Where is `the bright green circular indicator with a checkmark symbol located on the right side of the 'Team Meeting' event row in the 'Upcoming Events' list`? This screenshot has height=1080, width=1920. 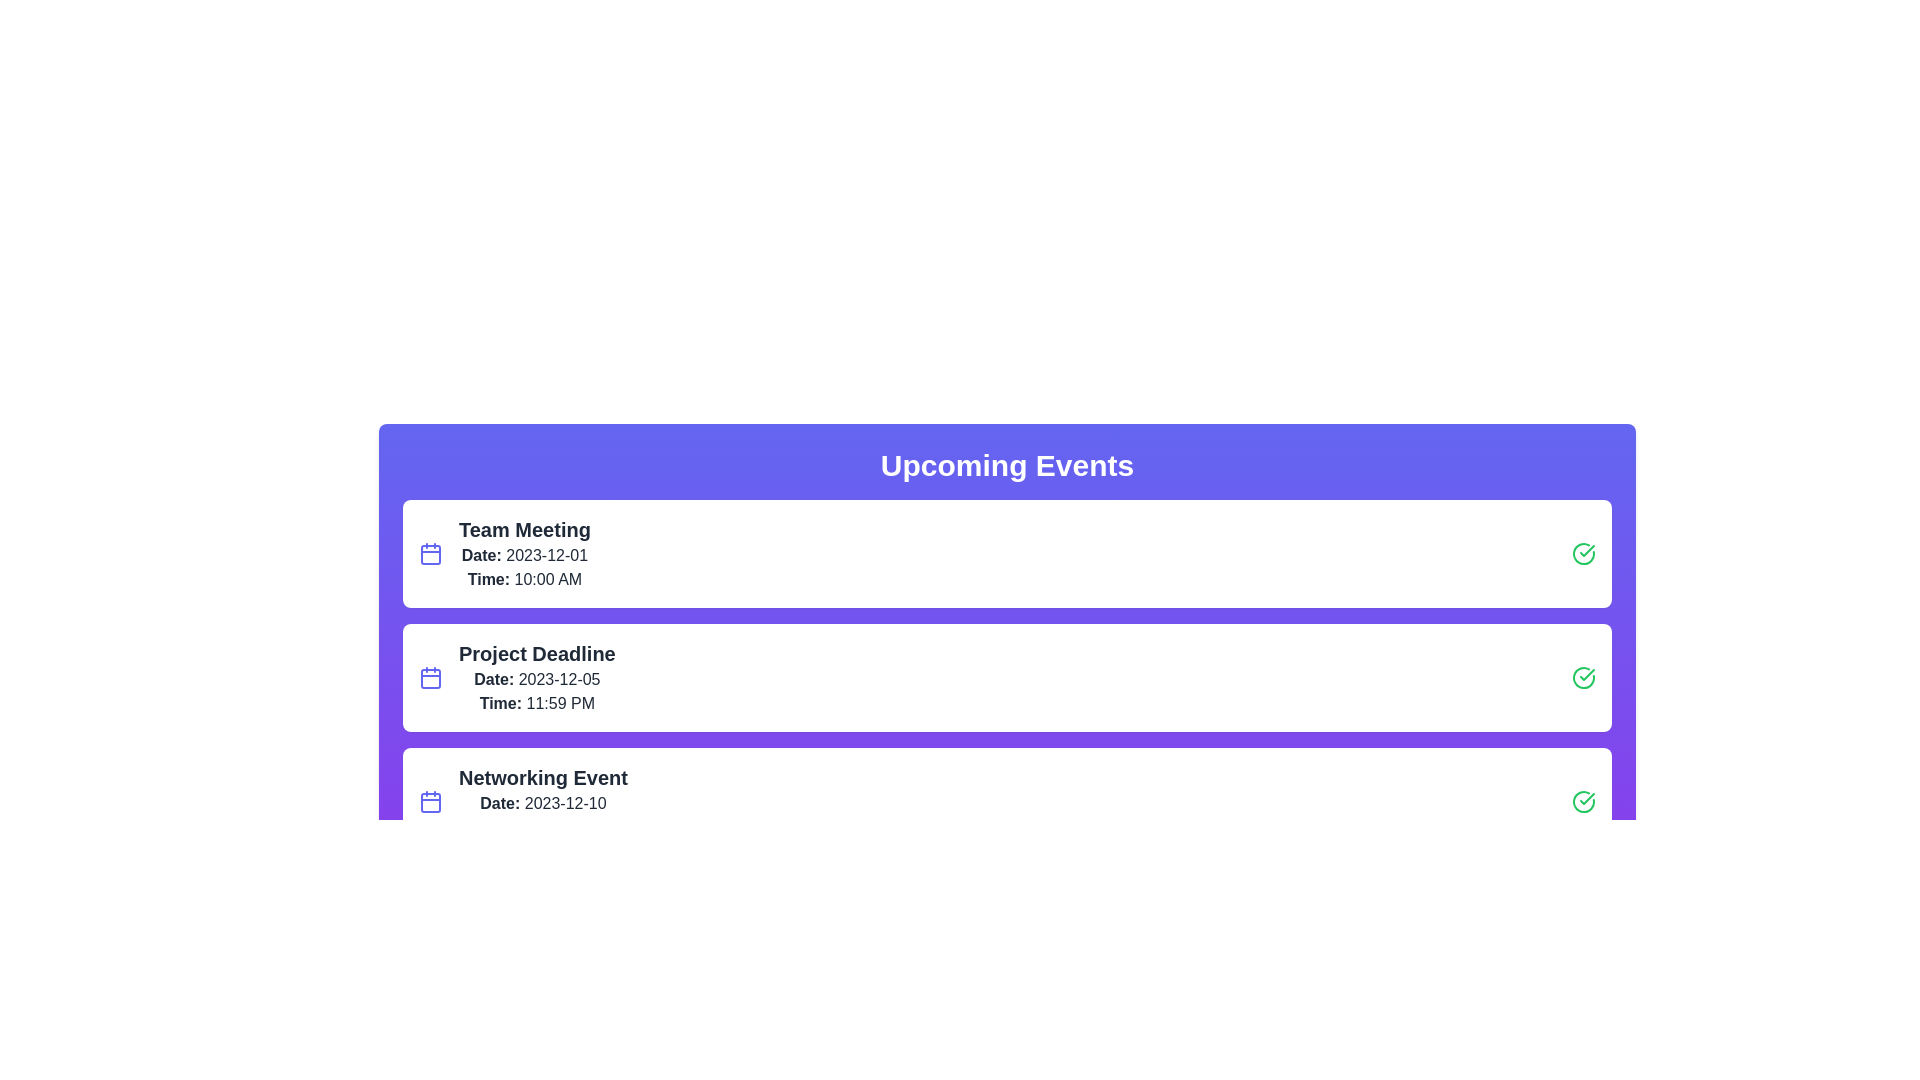
the bright green circular indicator with a checkmark symbol located on the right side of the 'Team Meeting' event row in the 'Upcoming Events' list is located at coordinates (1583, 677).